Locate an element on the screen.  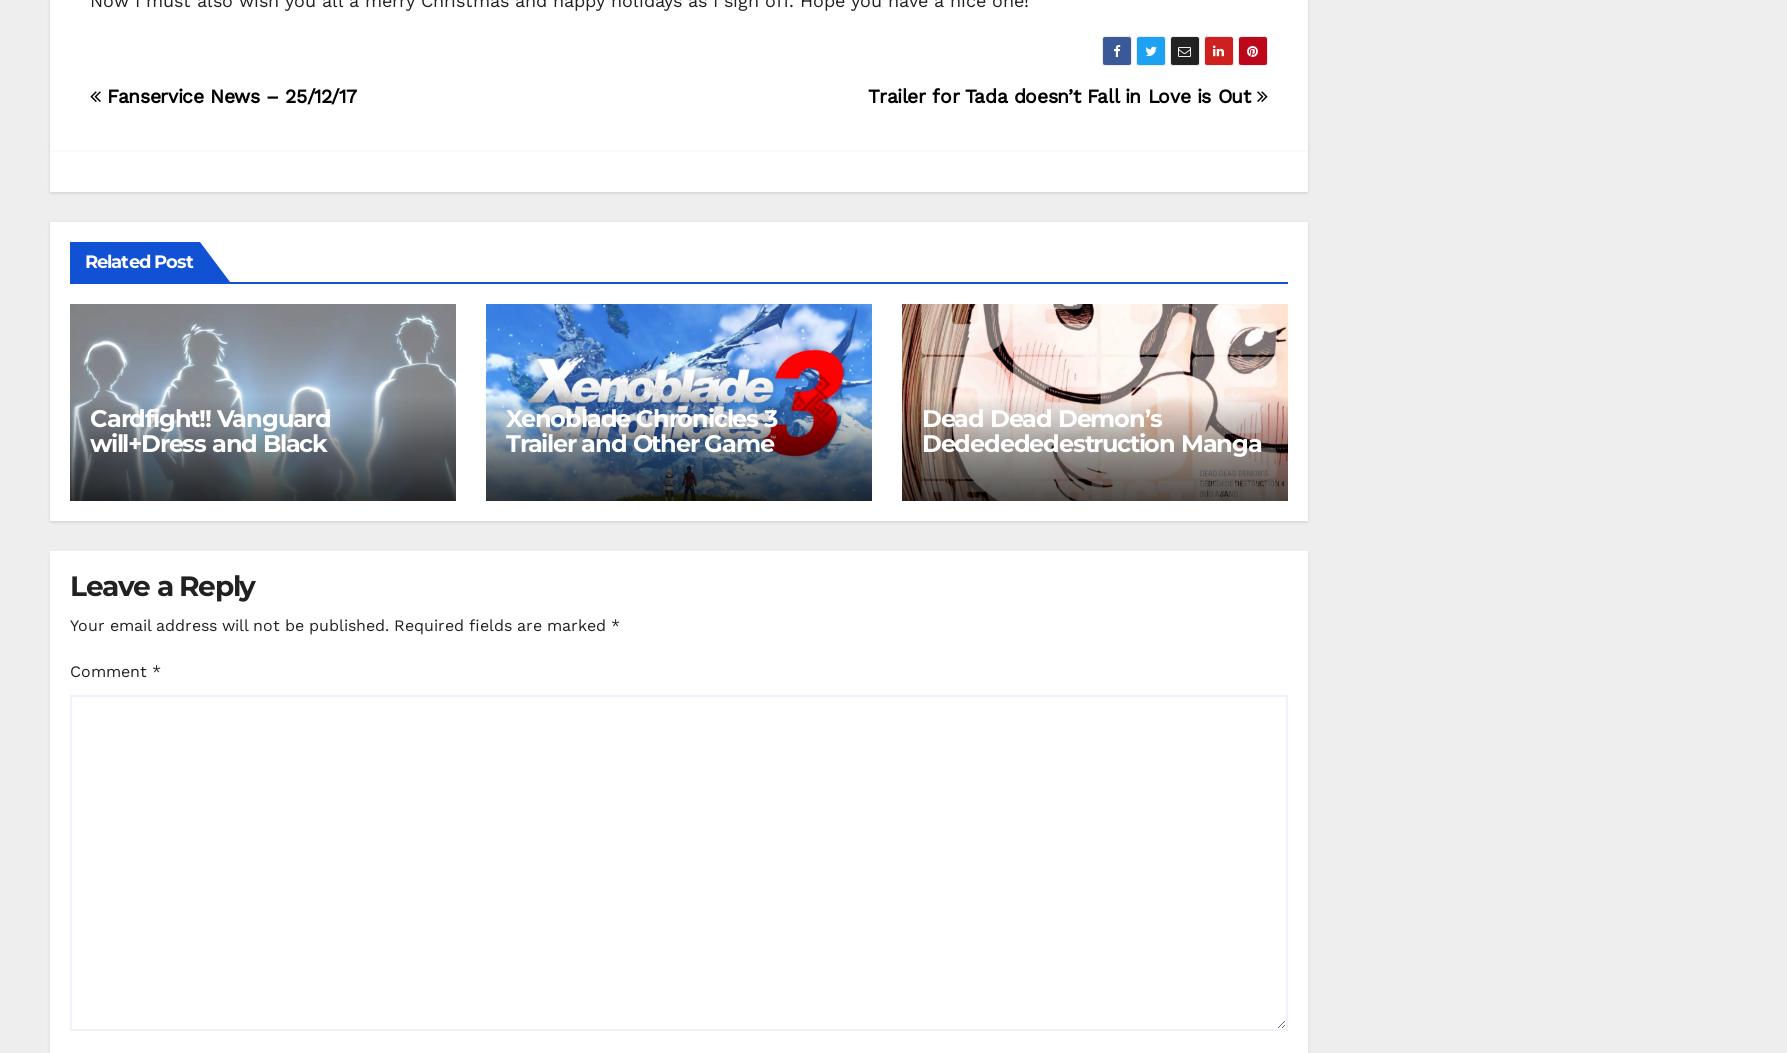
'Fanservice News – 25/12/17' is located at coordinates (227, 94).